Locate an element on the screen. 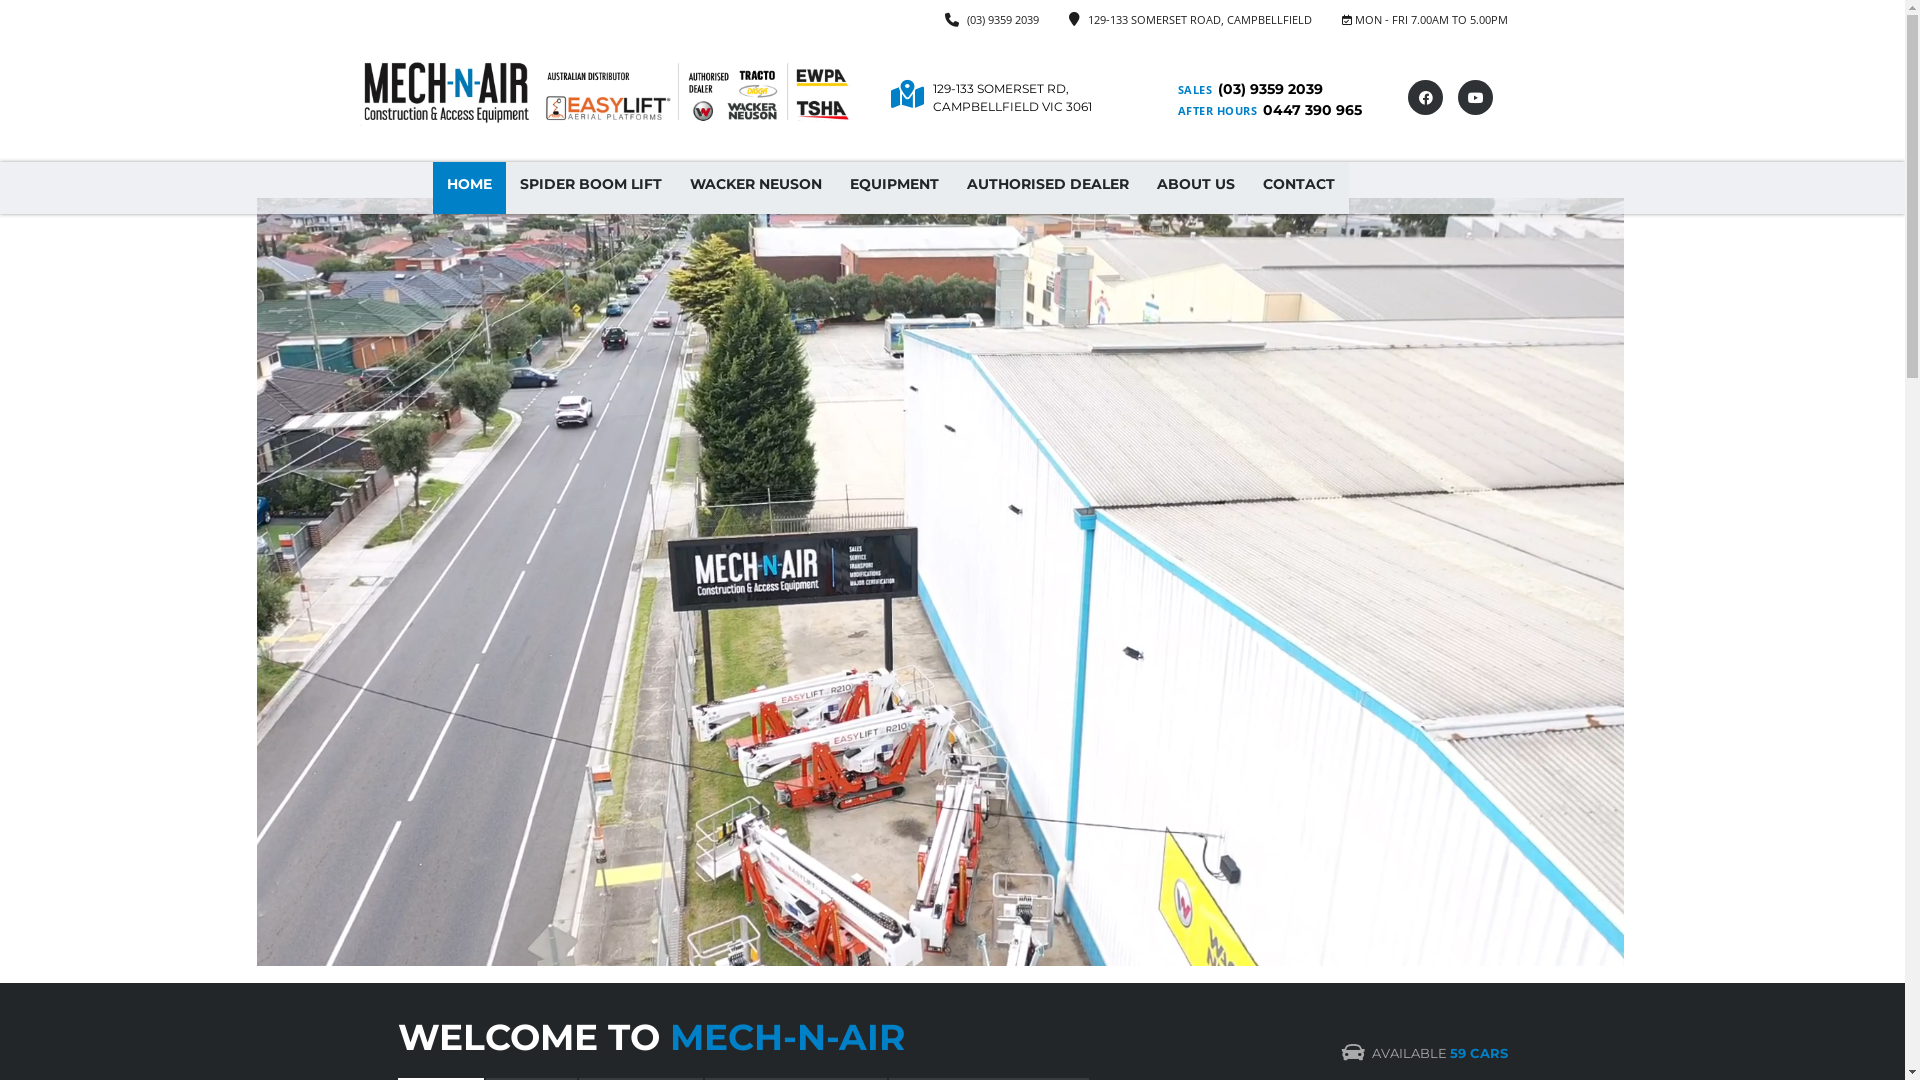 This screenshot has height=1080, width=1920. 'AUTHORISED DEALER' is located at coordinates (1045, 188).